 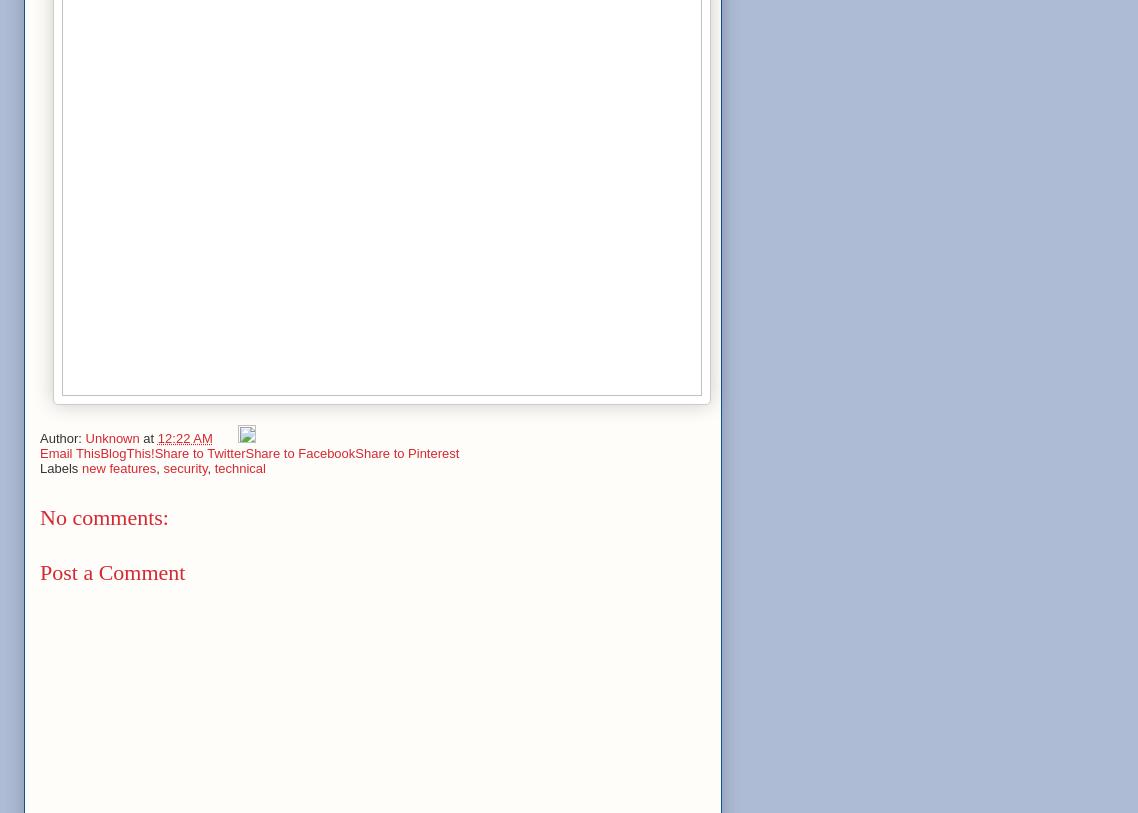 I want to click on 'No comments:', so click(x=39, y=517).